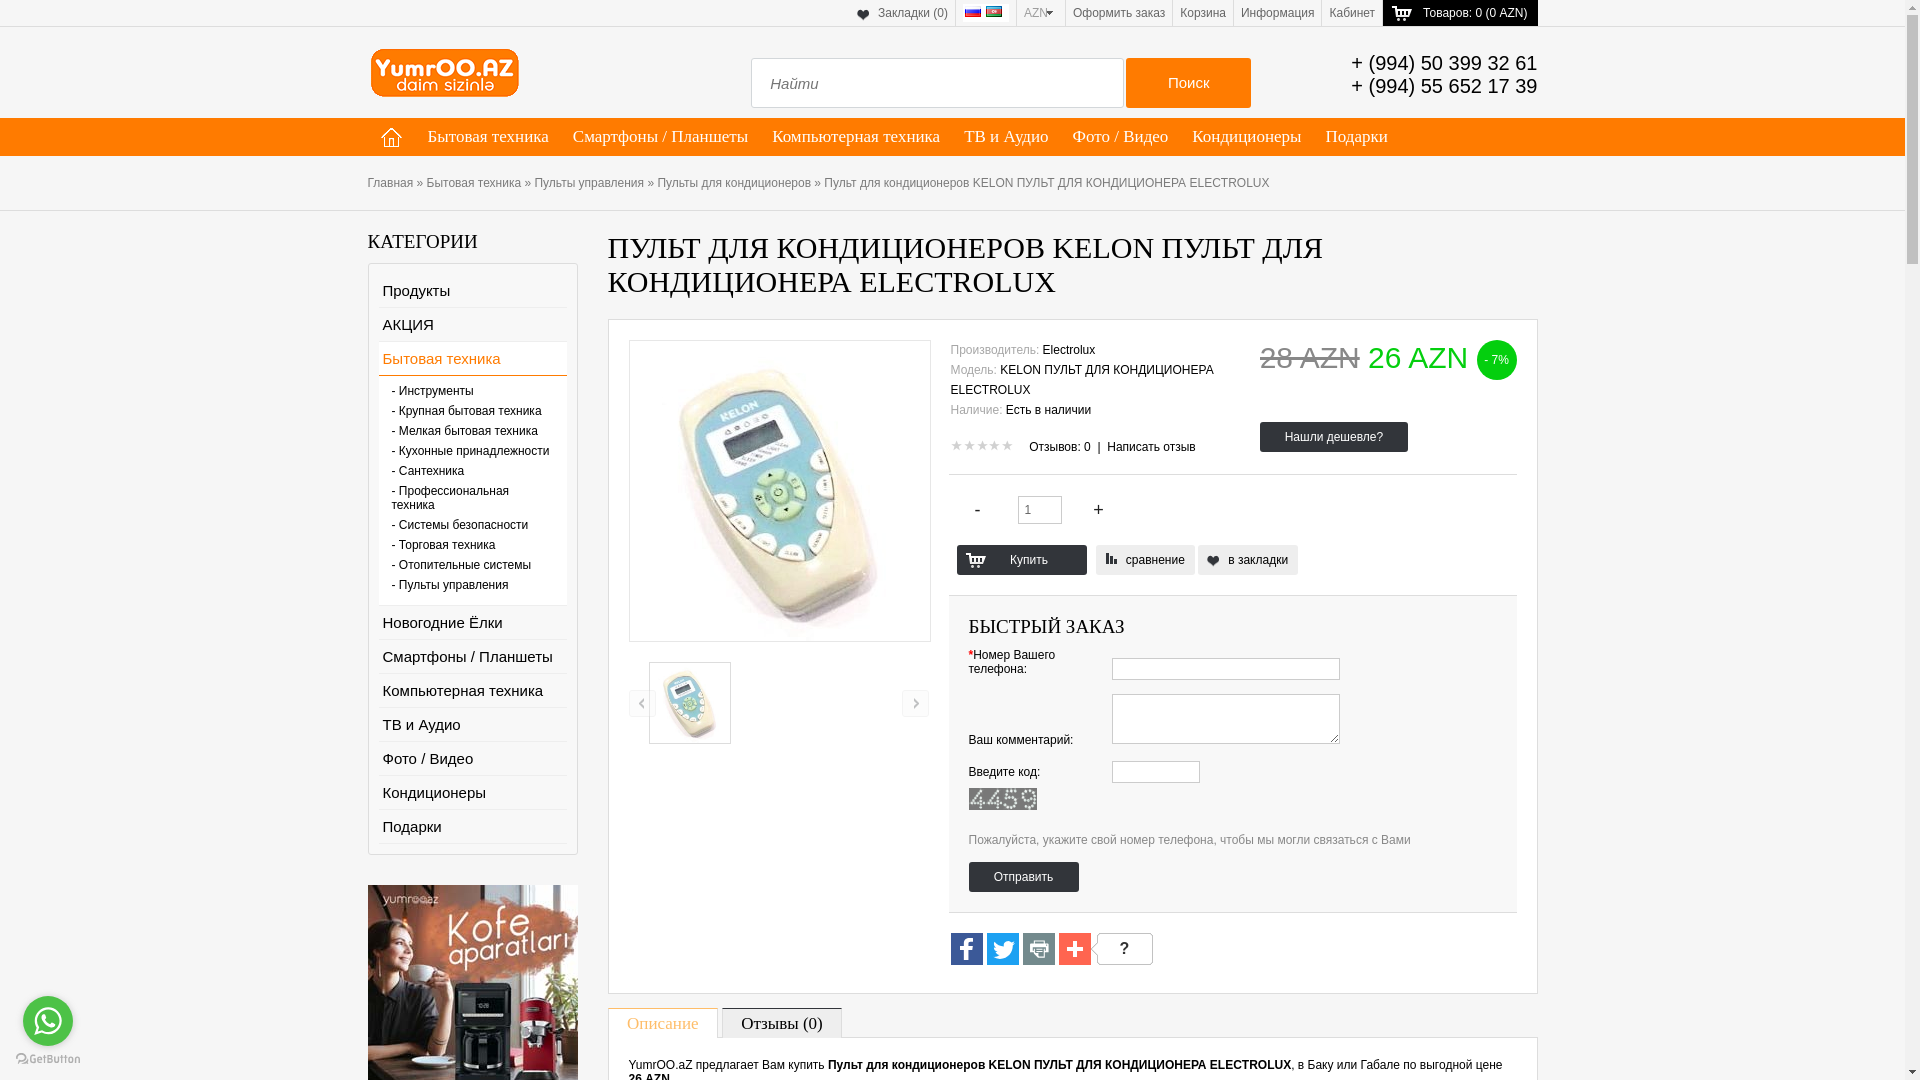 This screenshot has height=1080, width=1920. Describe the element at coordinates (914, 702) in the screenshot. I see `'right'` at that location.